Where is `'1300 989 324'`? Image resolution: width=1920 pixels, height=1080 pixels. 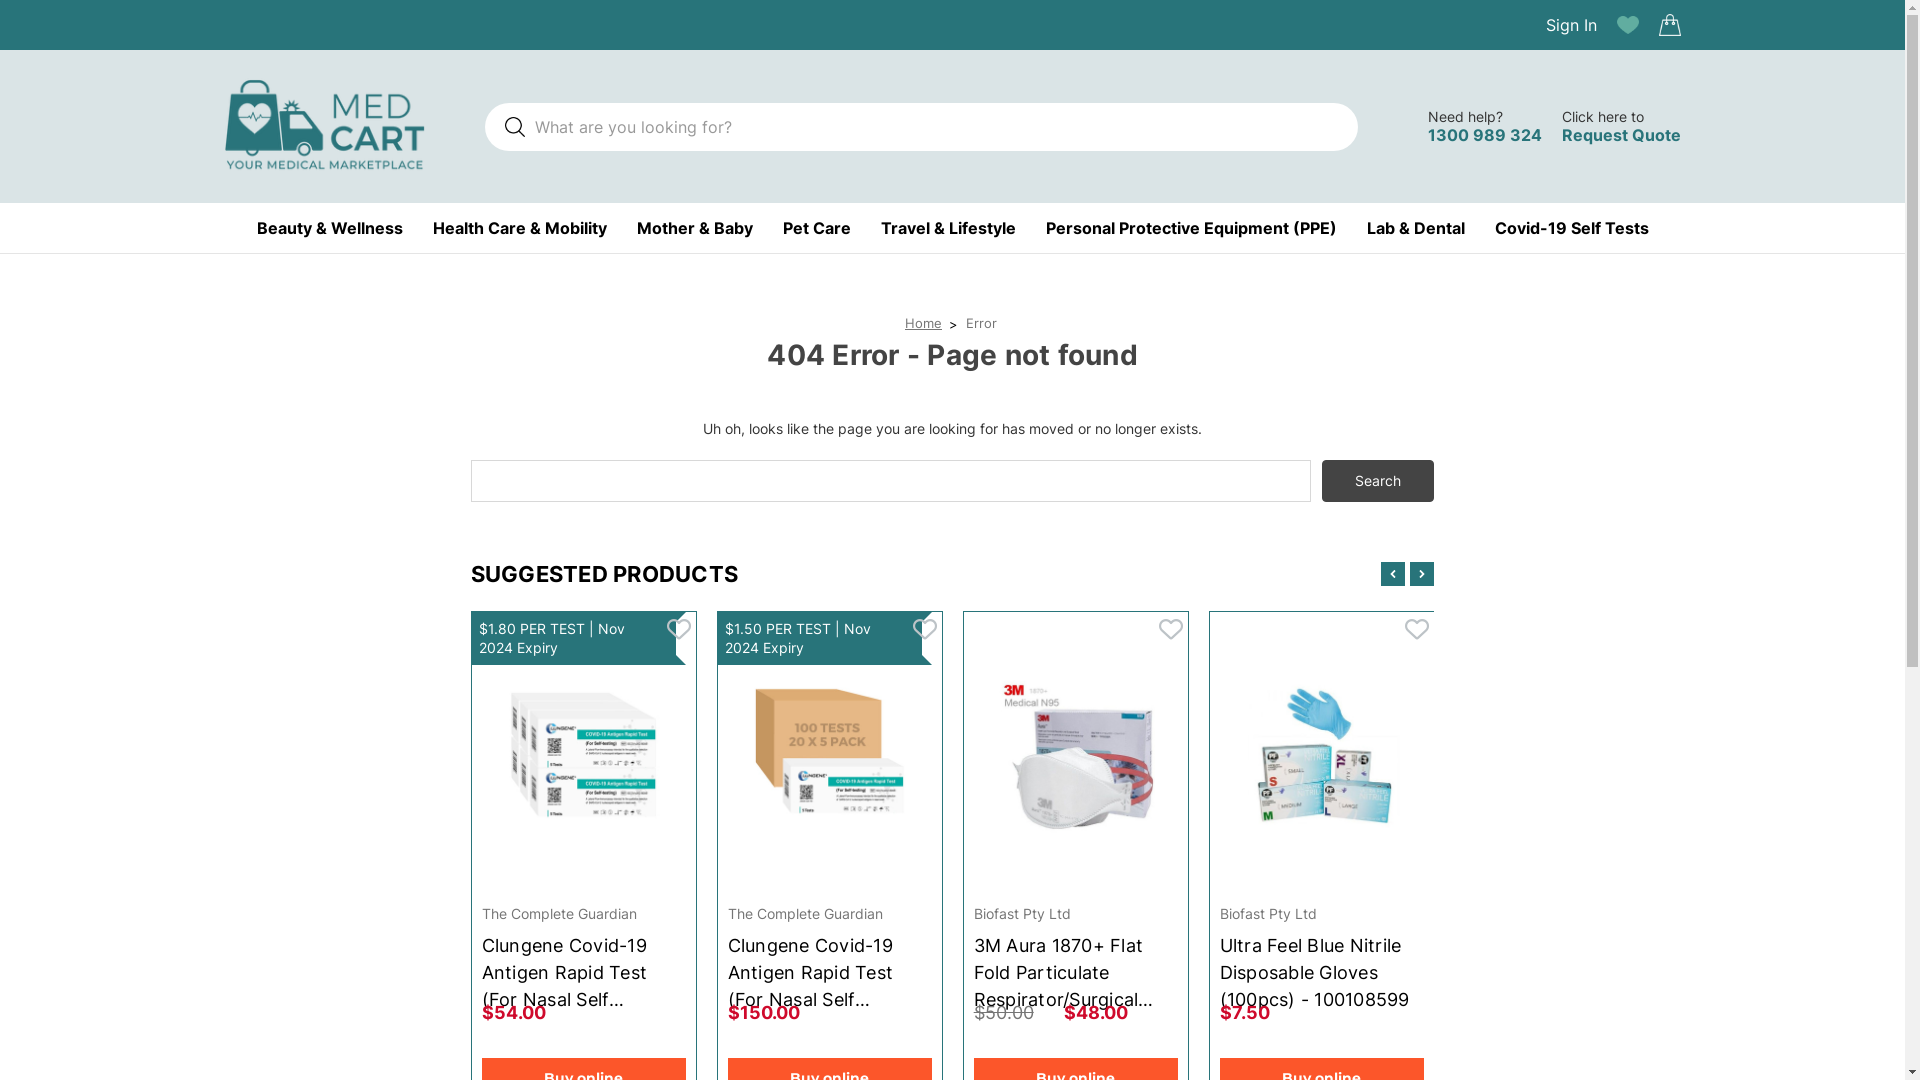 '1300 989 324' is located at coordinates (1427, 135).